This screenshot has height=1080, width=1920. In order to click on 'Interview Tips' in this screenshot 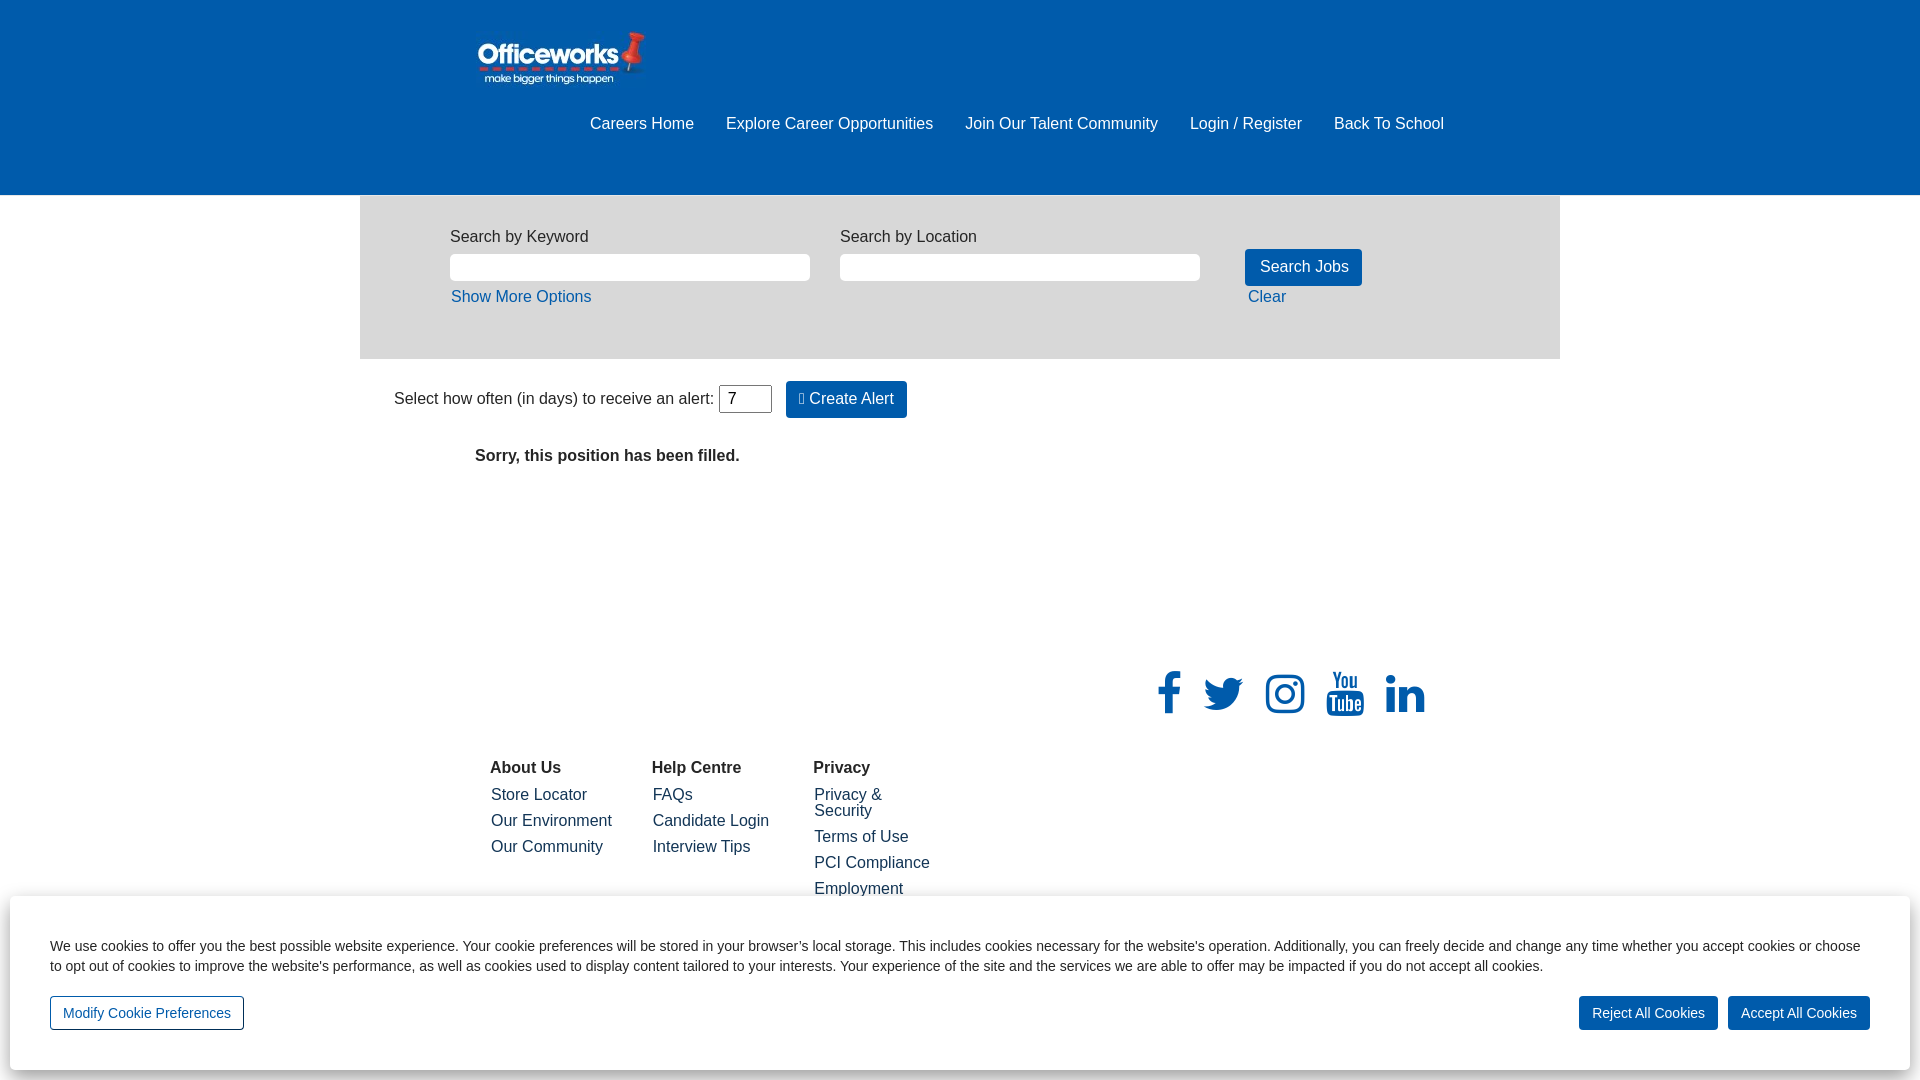, I will do `click(718, 847)`.